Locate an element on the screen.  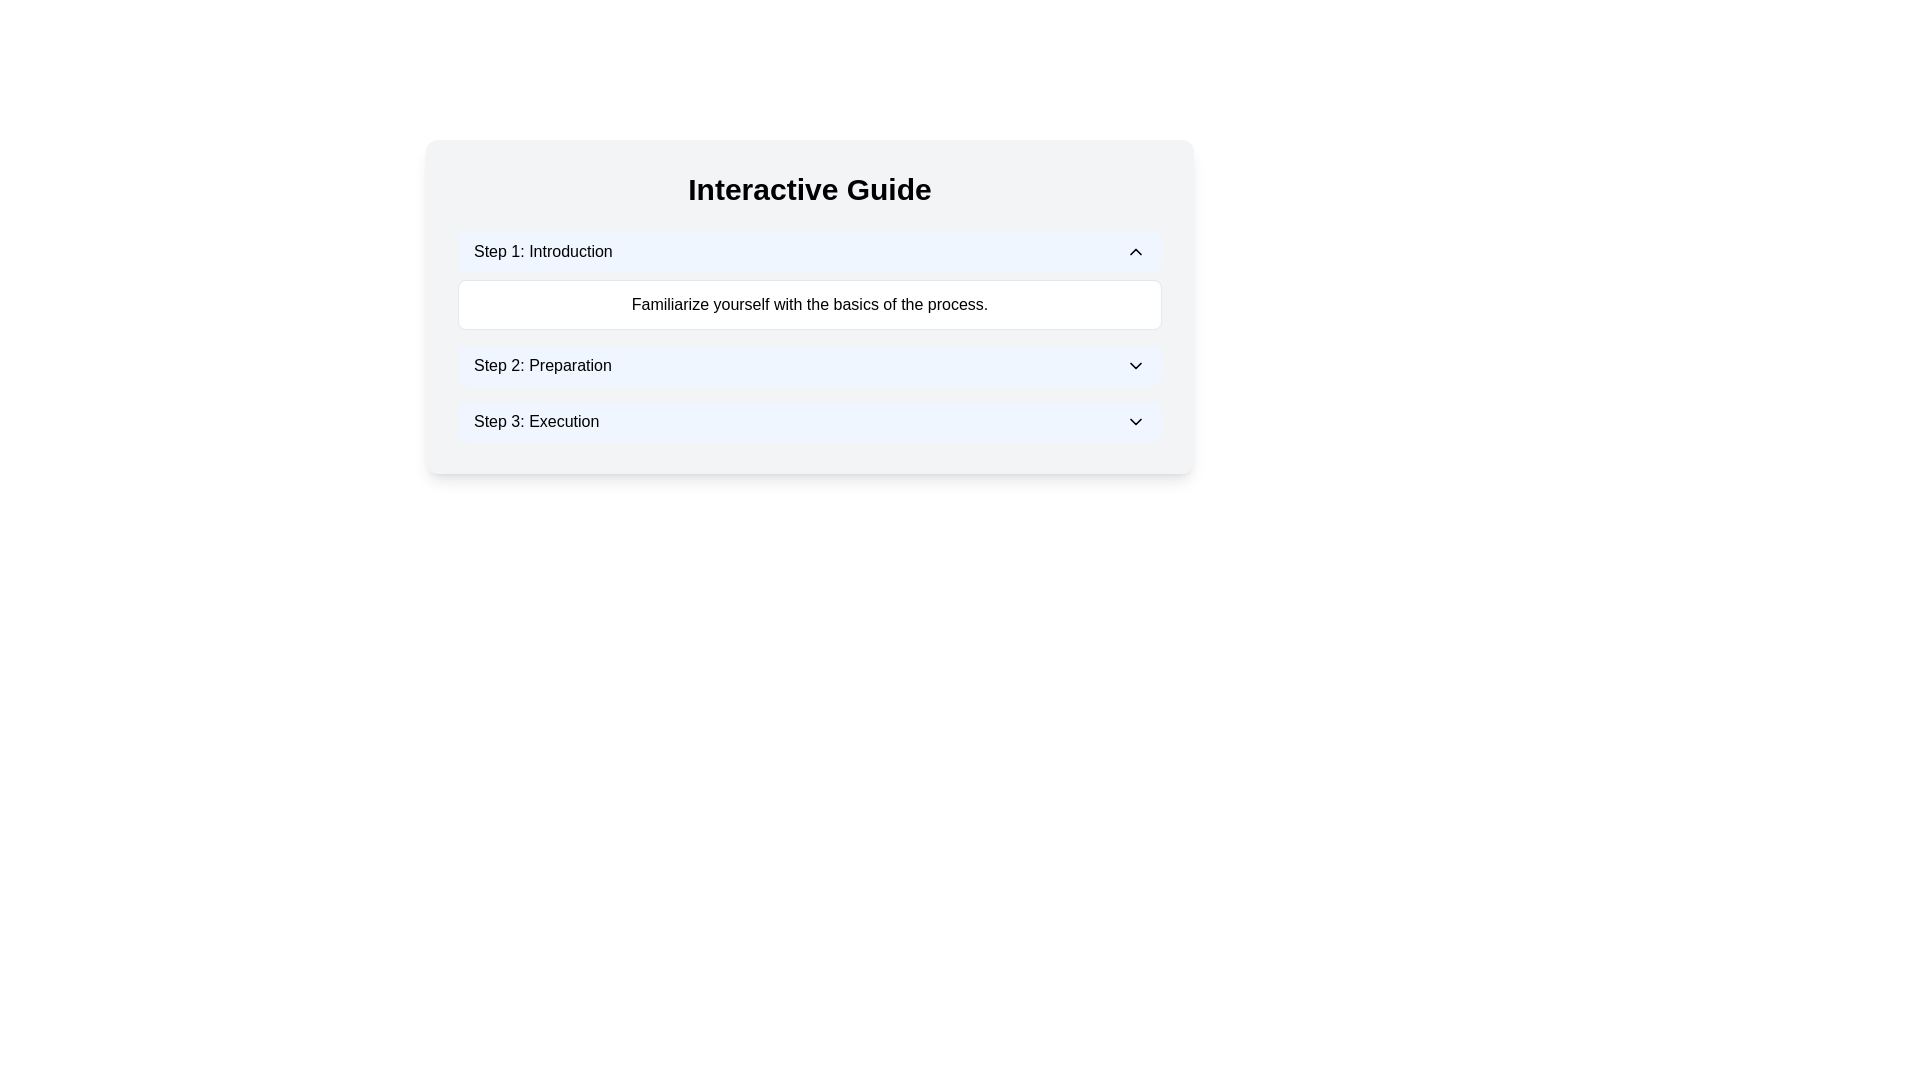
text label 'Step 2: Preparation' which is prominently displayed in bold on a light blue background, indicating it is part of a list of steps is located at coordinates (542, 366).